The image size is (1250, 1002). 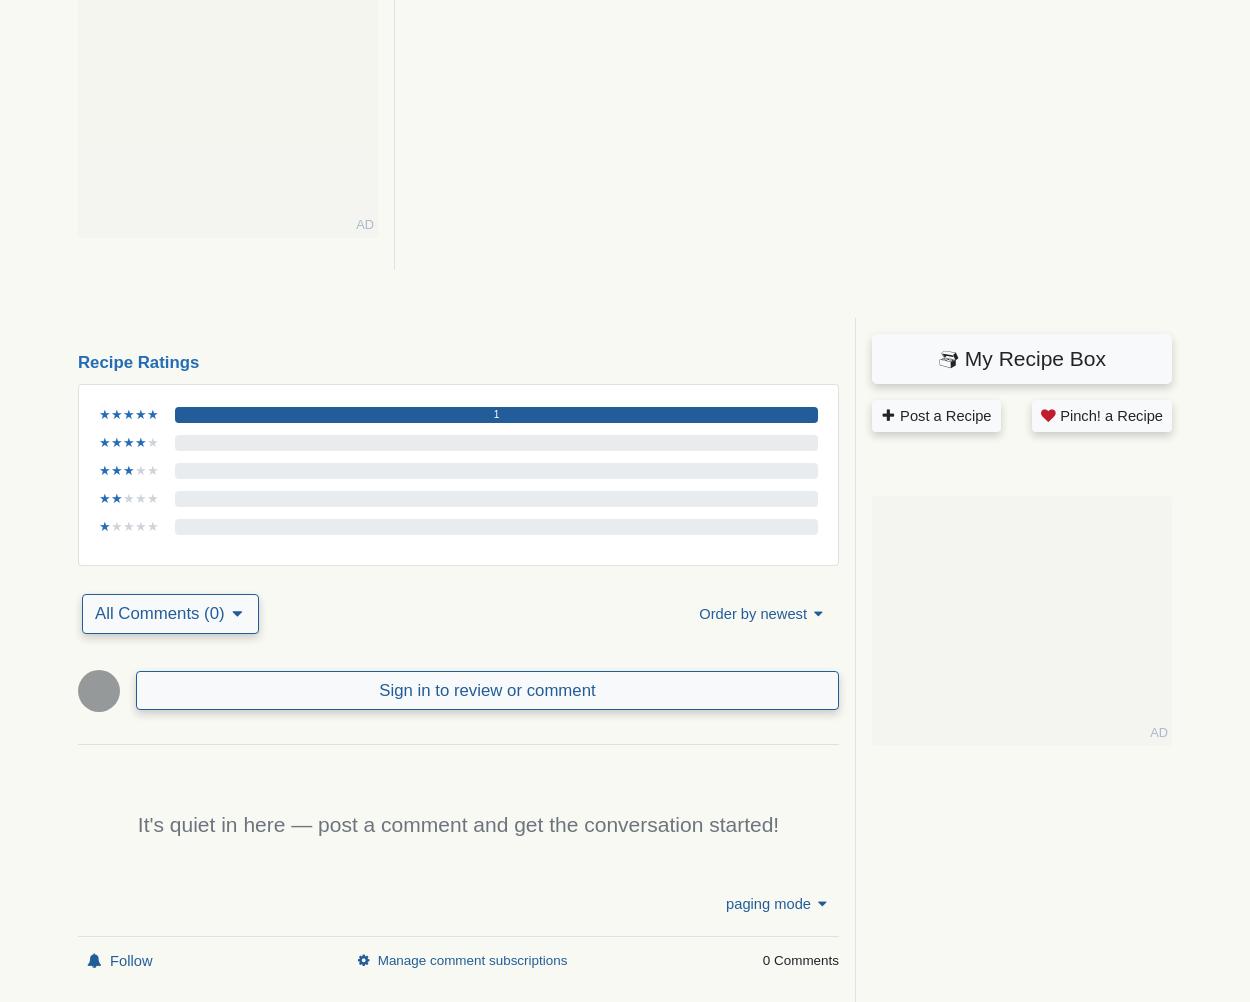 I want to click on 'Sign in to review or comment', so click(x=486, y=689).